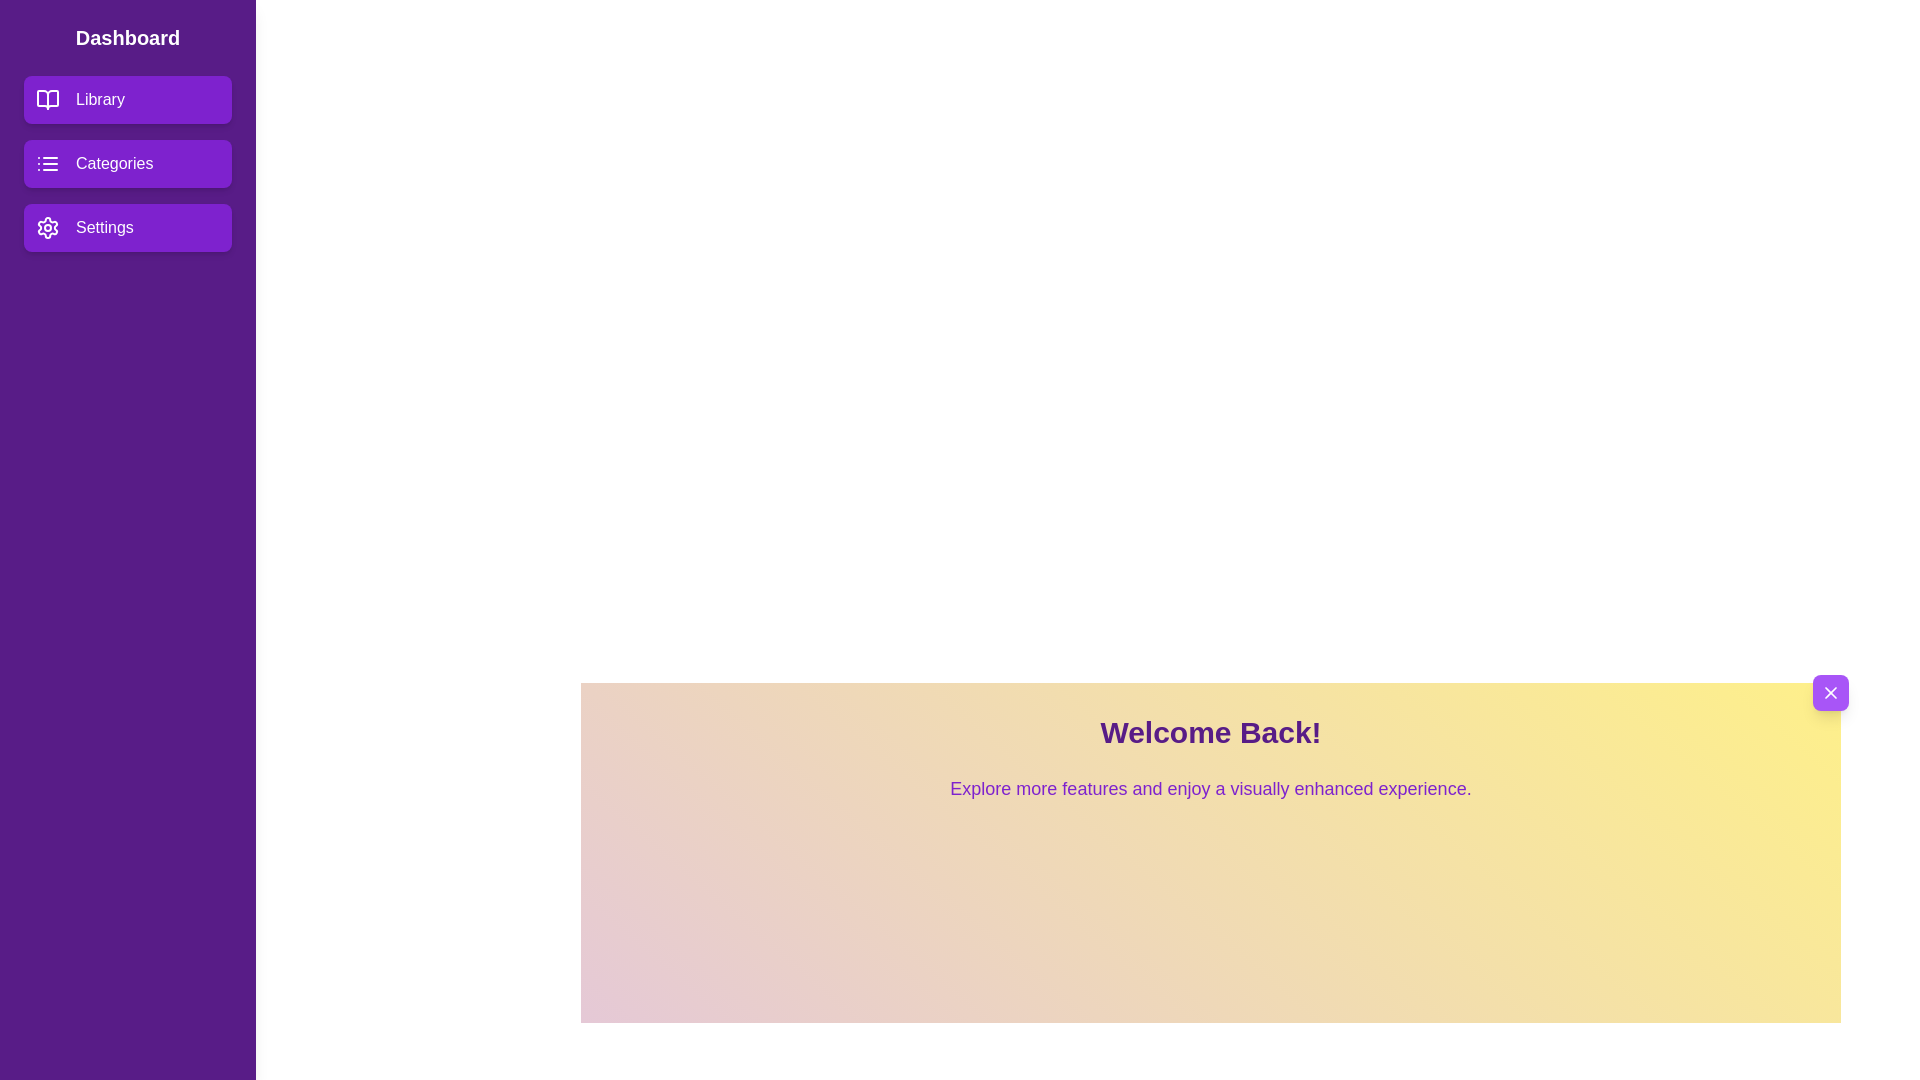 This screenshot has width=1920, height=1080. Describe the element at coordinates (127, 226) in the screenshot. I see `the menu item Settings from the list` at that location.